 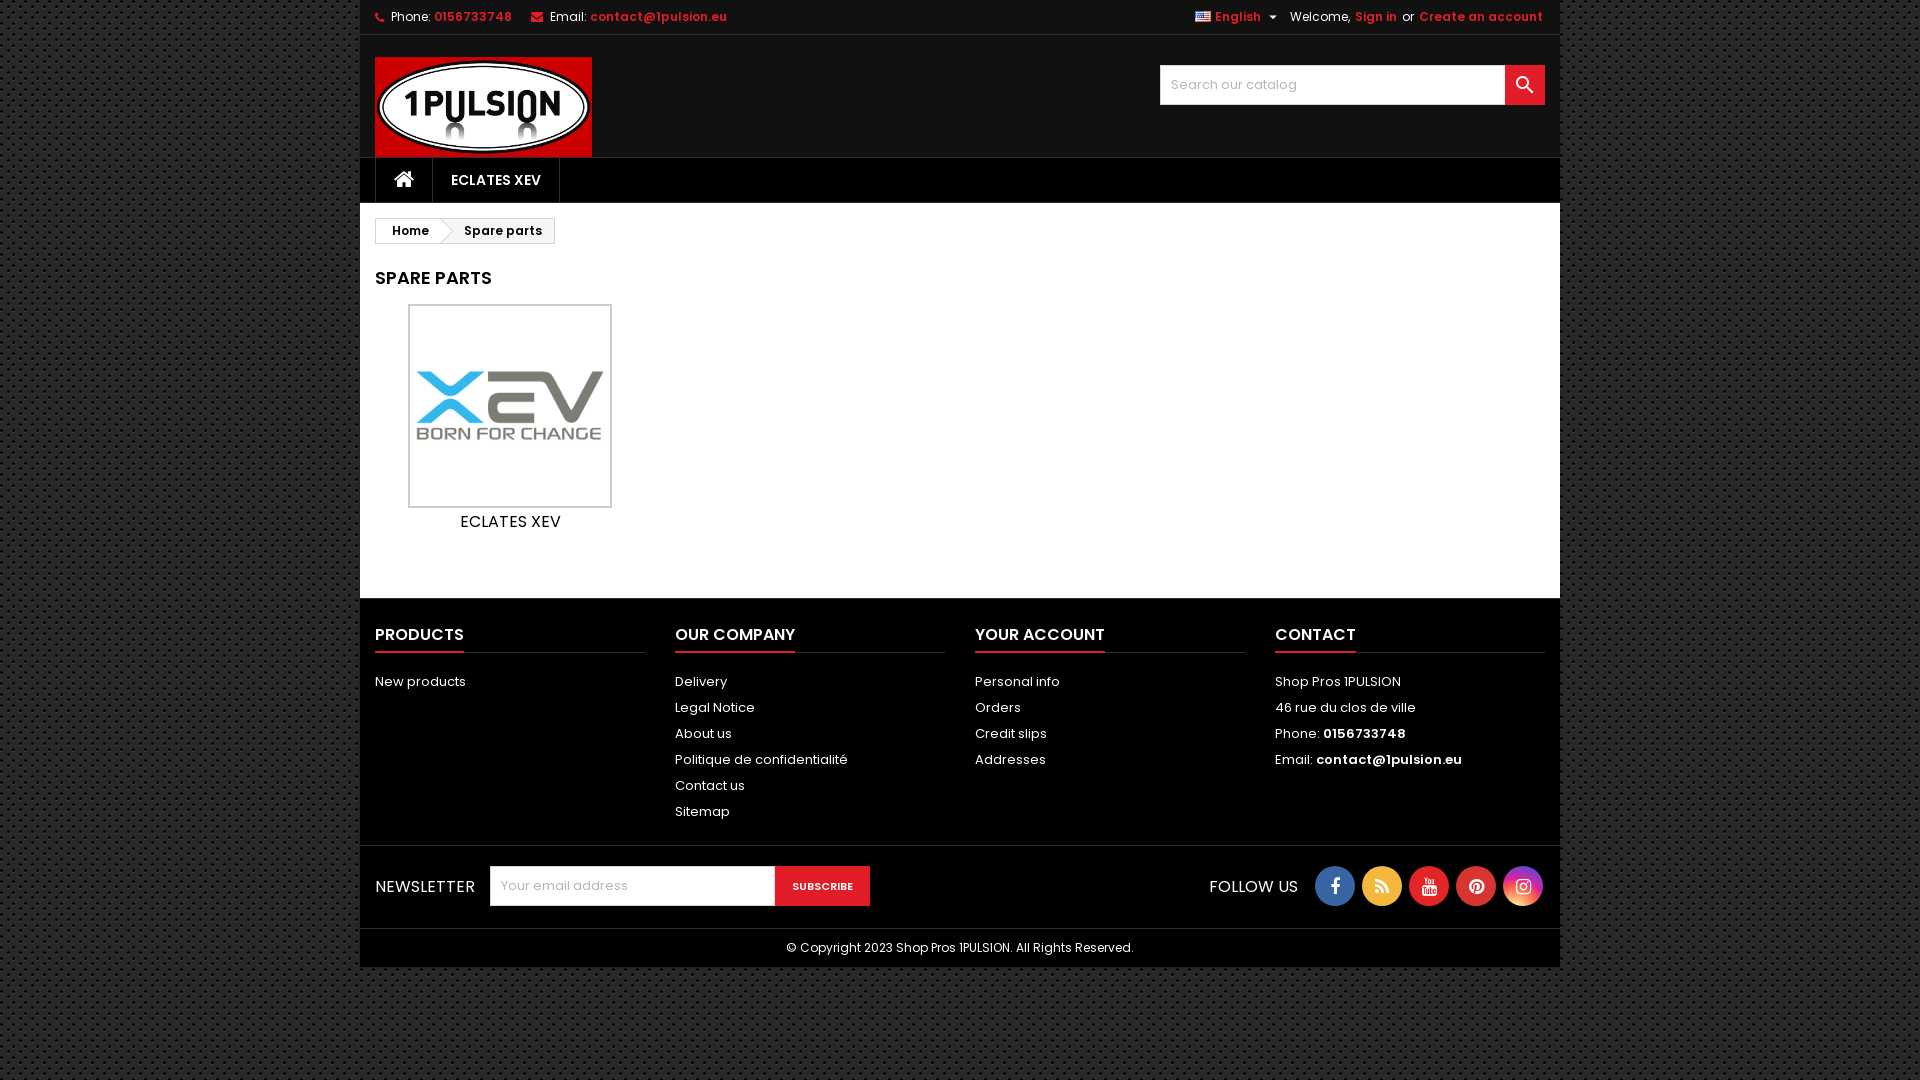 What do you see at coordinates (1040, 636) in the screenshot?
I see `'YOUR ACCOUNT'` at bounding box center [1040, 636].